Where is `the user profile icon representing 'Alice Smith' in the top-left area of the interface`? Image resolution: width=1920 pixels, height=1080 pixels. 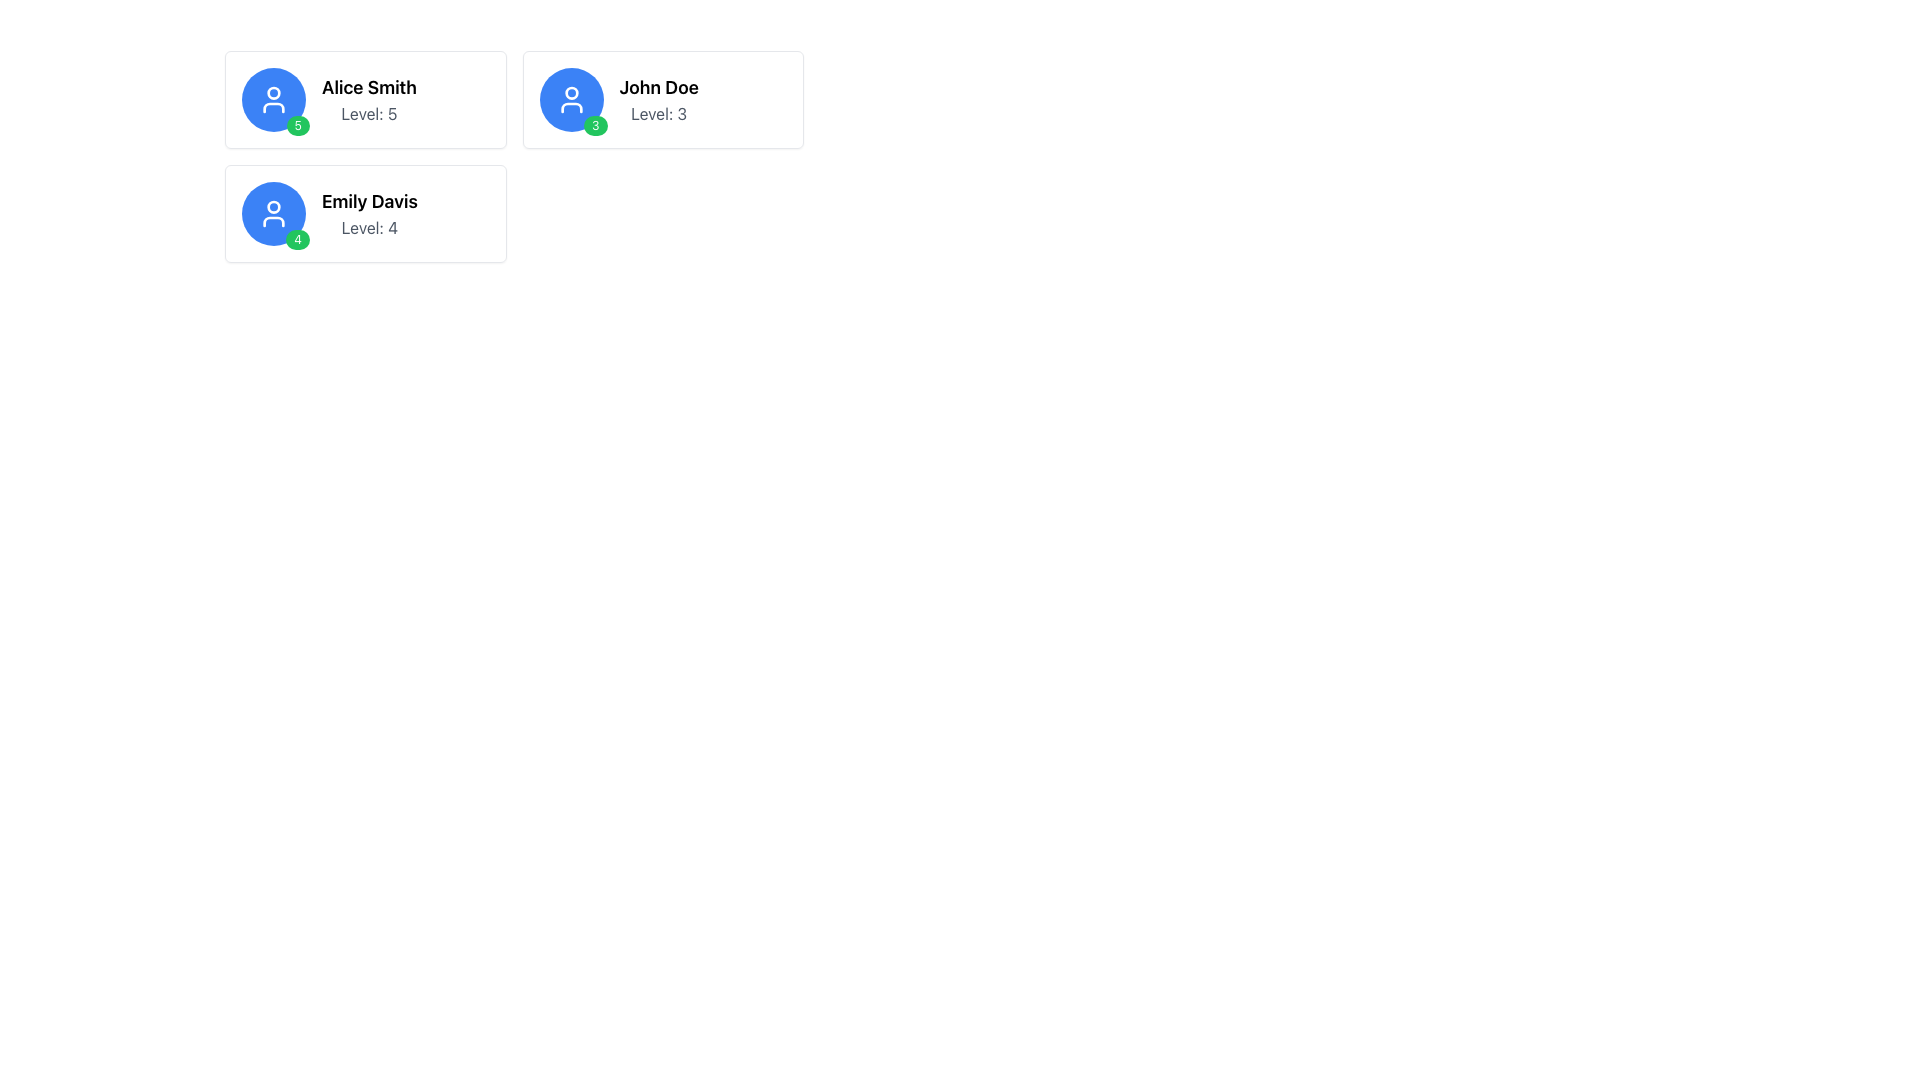 the user profile icon representing 'Alice Smith' in the top-left area of the interface is located at coordinates (272, 100).